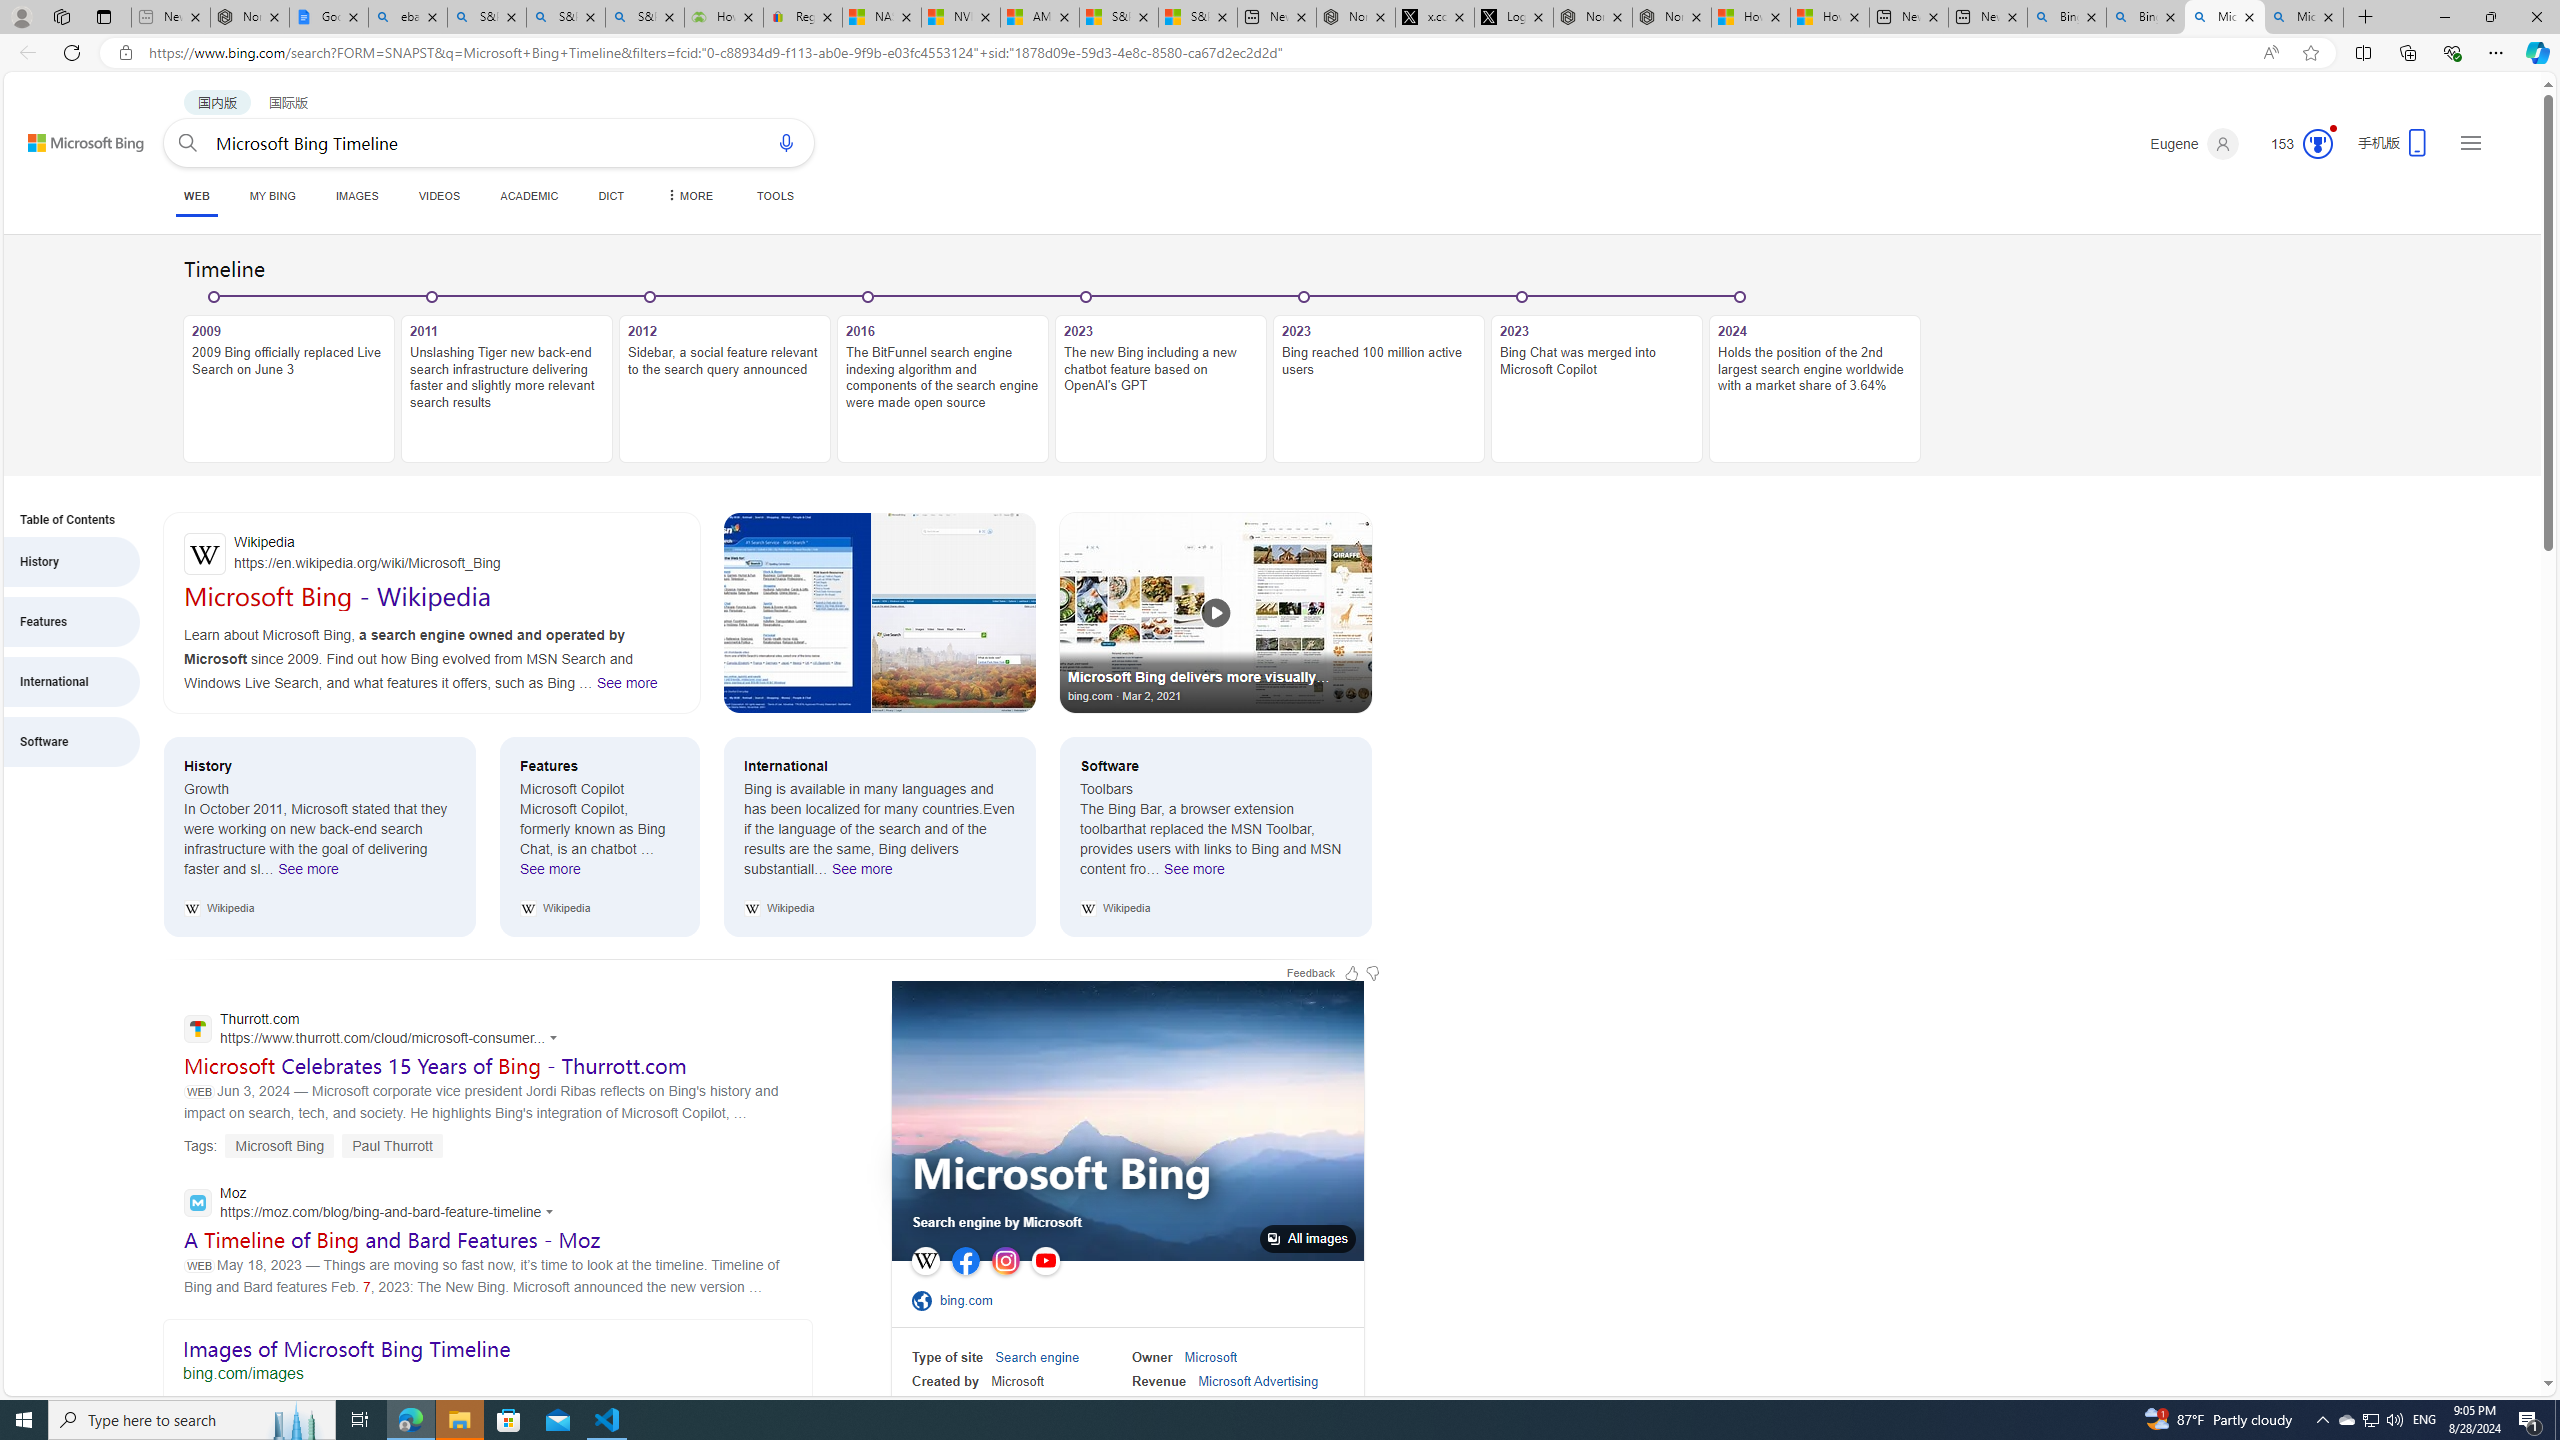  Describe the element at coordinates (1350, 972) in the screenshot. I see `'Feedback Like'` at that location.